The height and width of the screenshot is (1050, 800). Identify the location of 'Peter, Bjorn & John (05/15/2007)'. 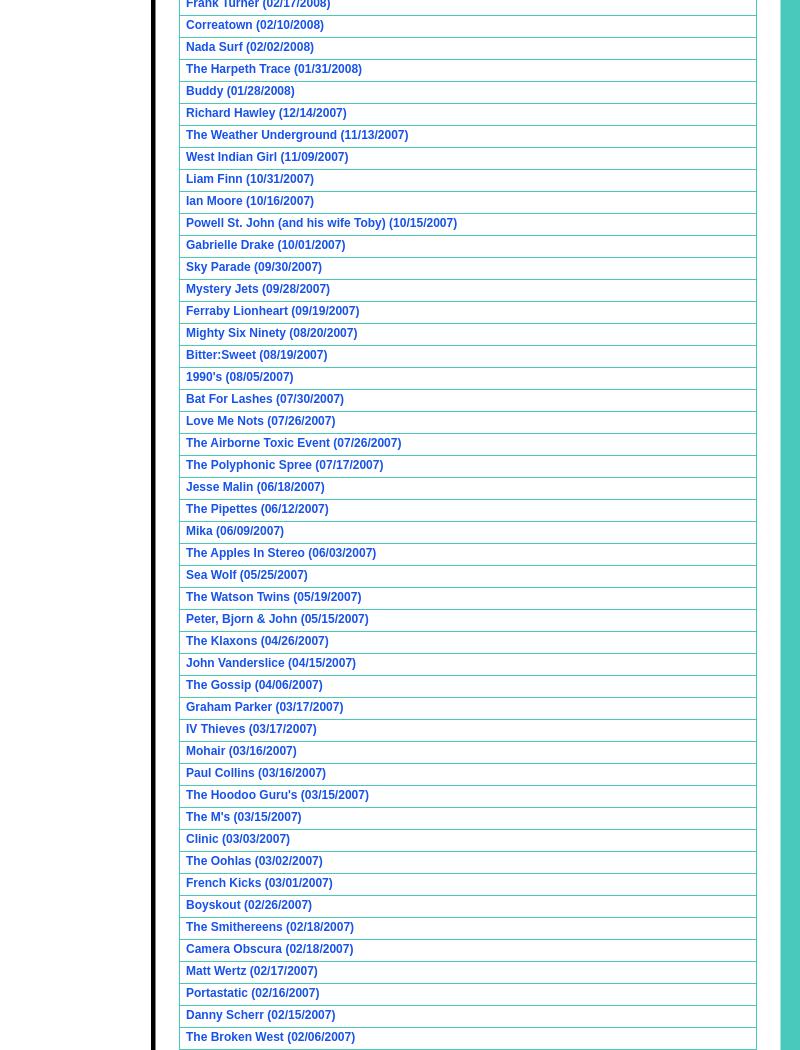
(277, 618).